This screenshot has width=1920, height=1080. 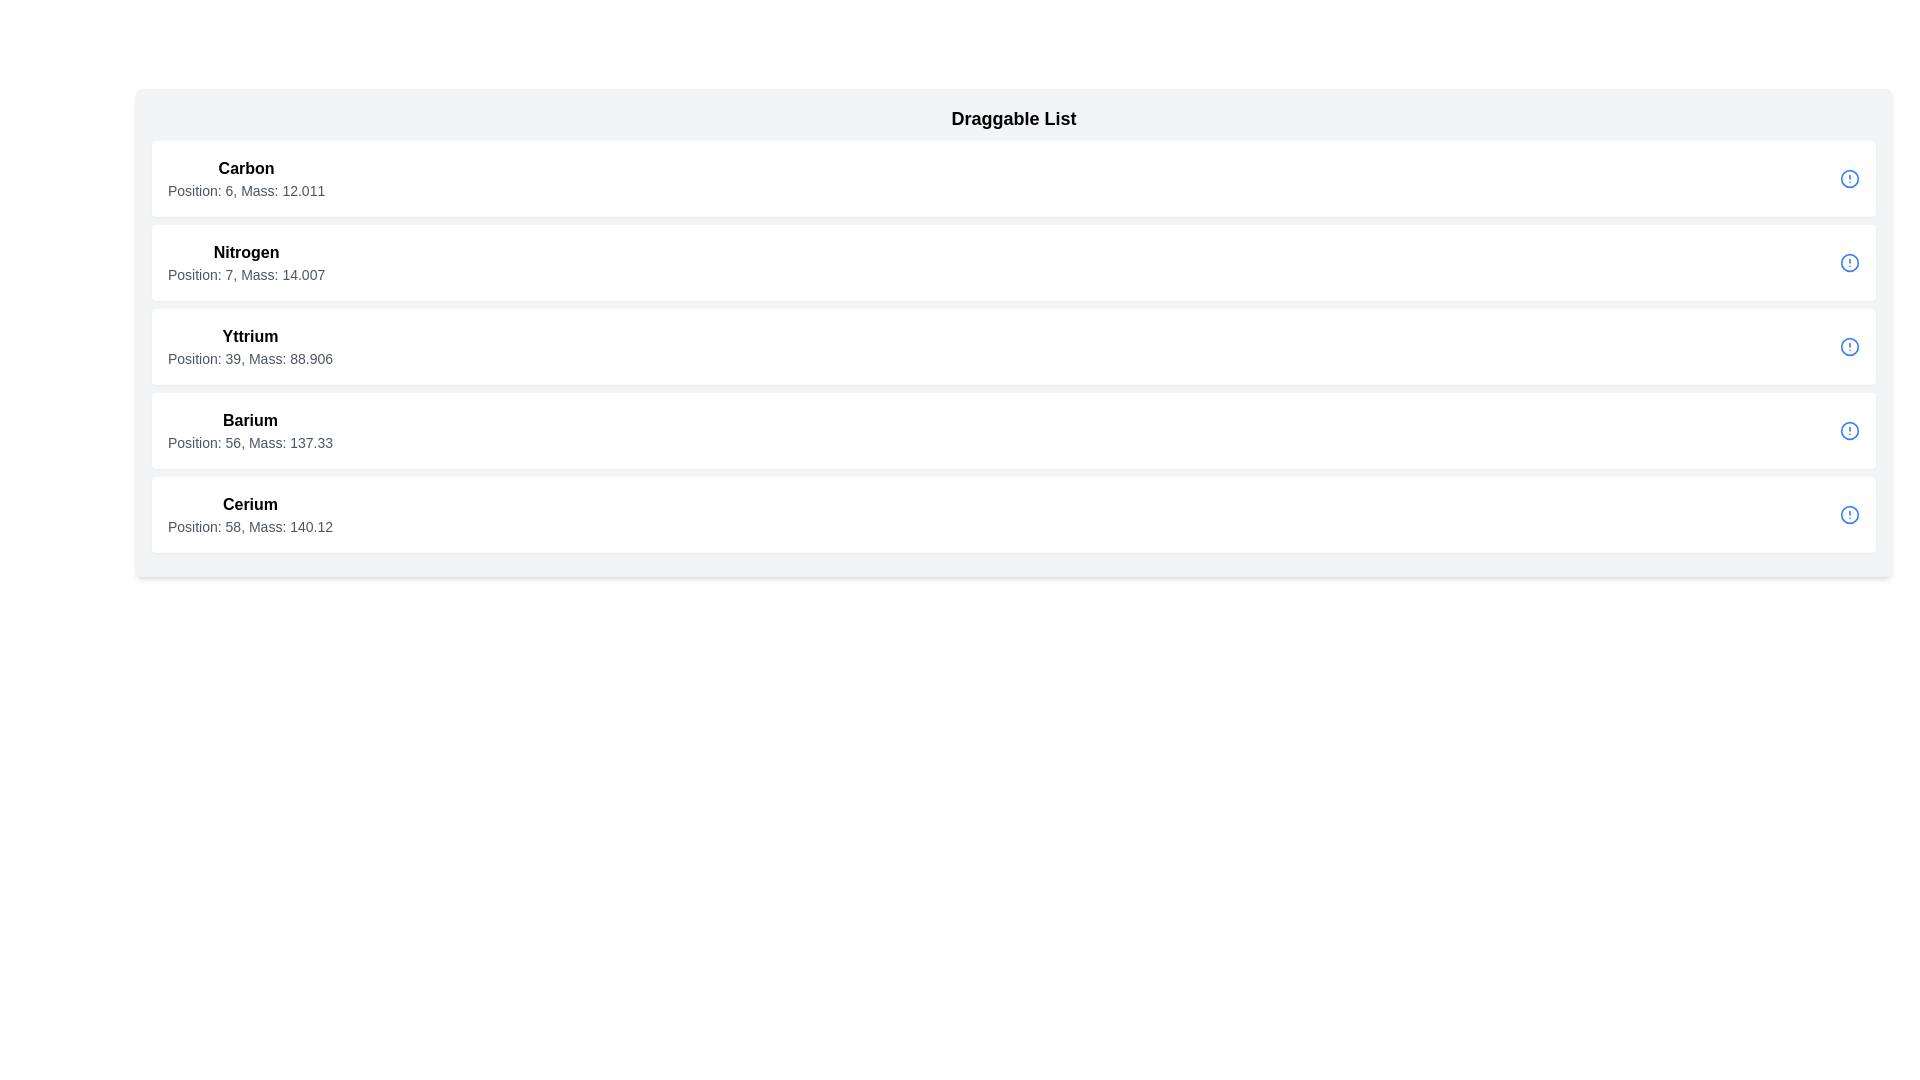 What do you see at coordinates (1848, 430) in the screenshot?
I see `the SVG-based circular icon with a blue stroke and white fill located to the right of the 'Barium' entry in the Draggable List` at bounding box center [1848, 430].